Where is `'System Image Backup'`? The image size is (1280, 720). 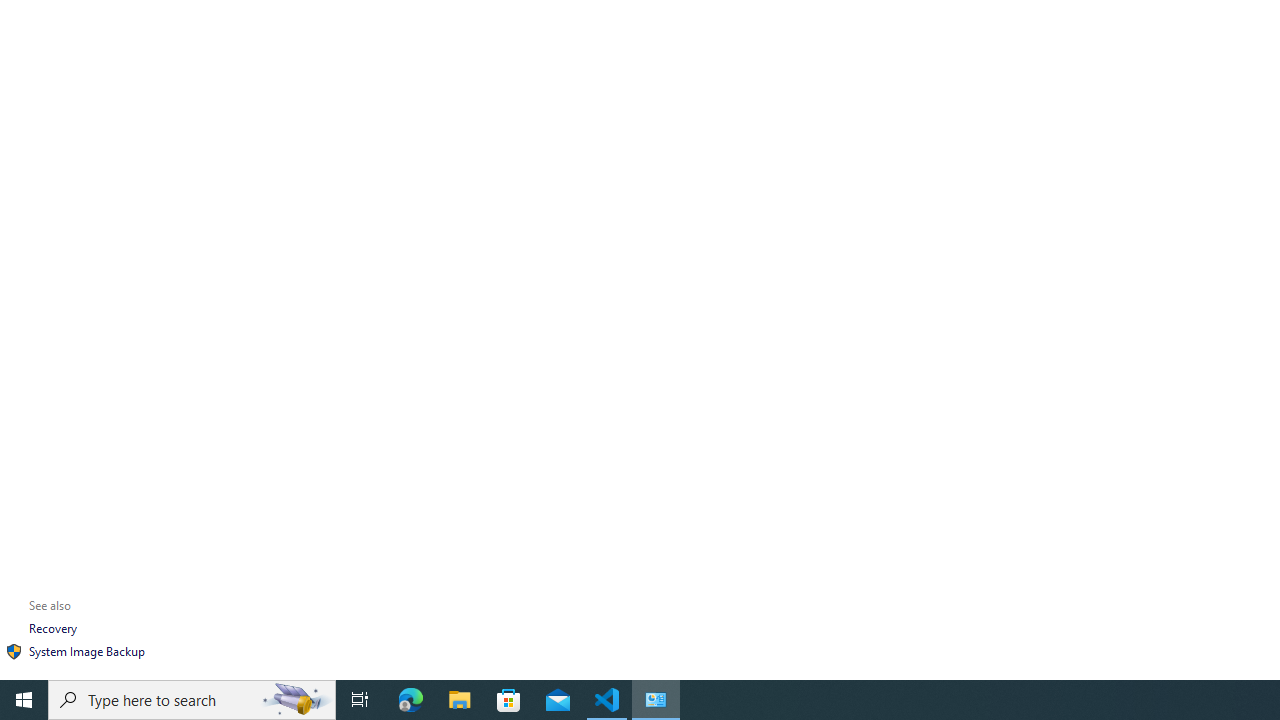
'System Image Backup' is located at coordinates (86, 651).